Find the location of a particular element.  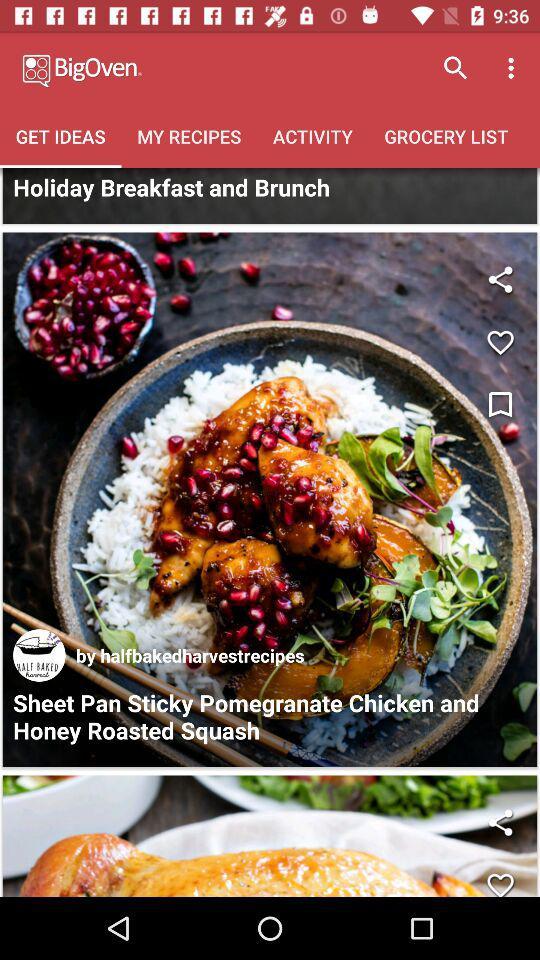

recipe to list is located at coordinates (499, 342).